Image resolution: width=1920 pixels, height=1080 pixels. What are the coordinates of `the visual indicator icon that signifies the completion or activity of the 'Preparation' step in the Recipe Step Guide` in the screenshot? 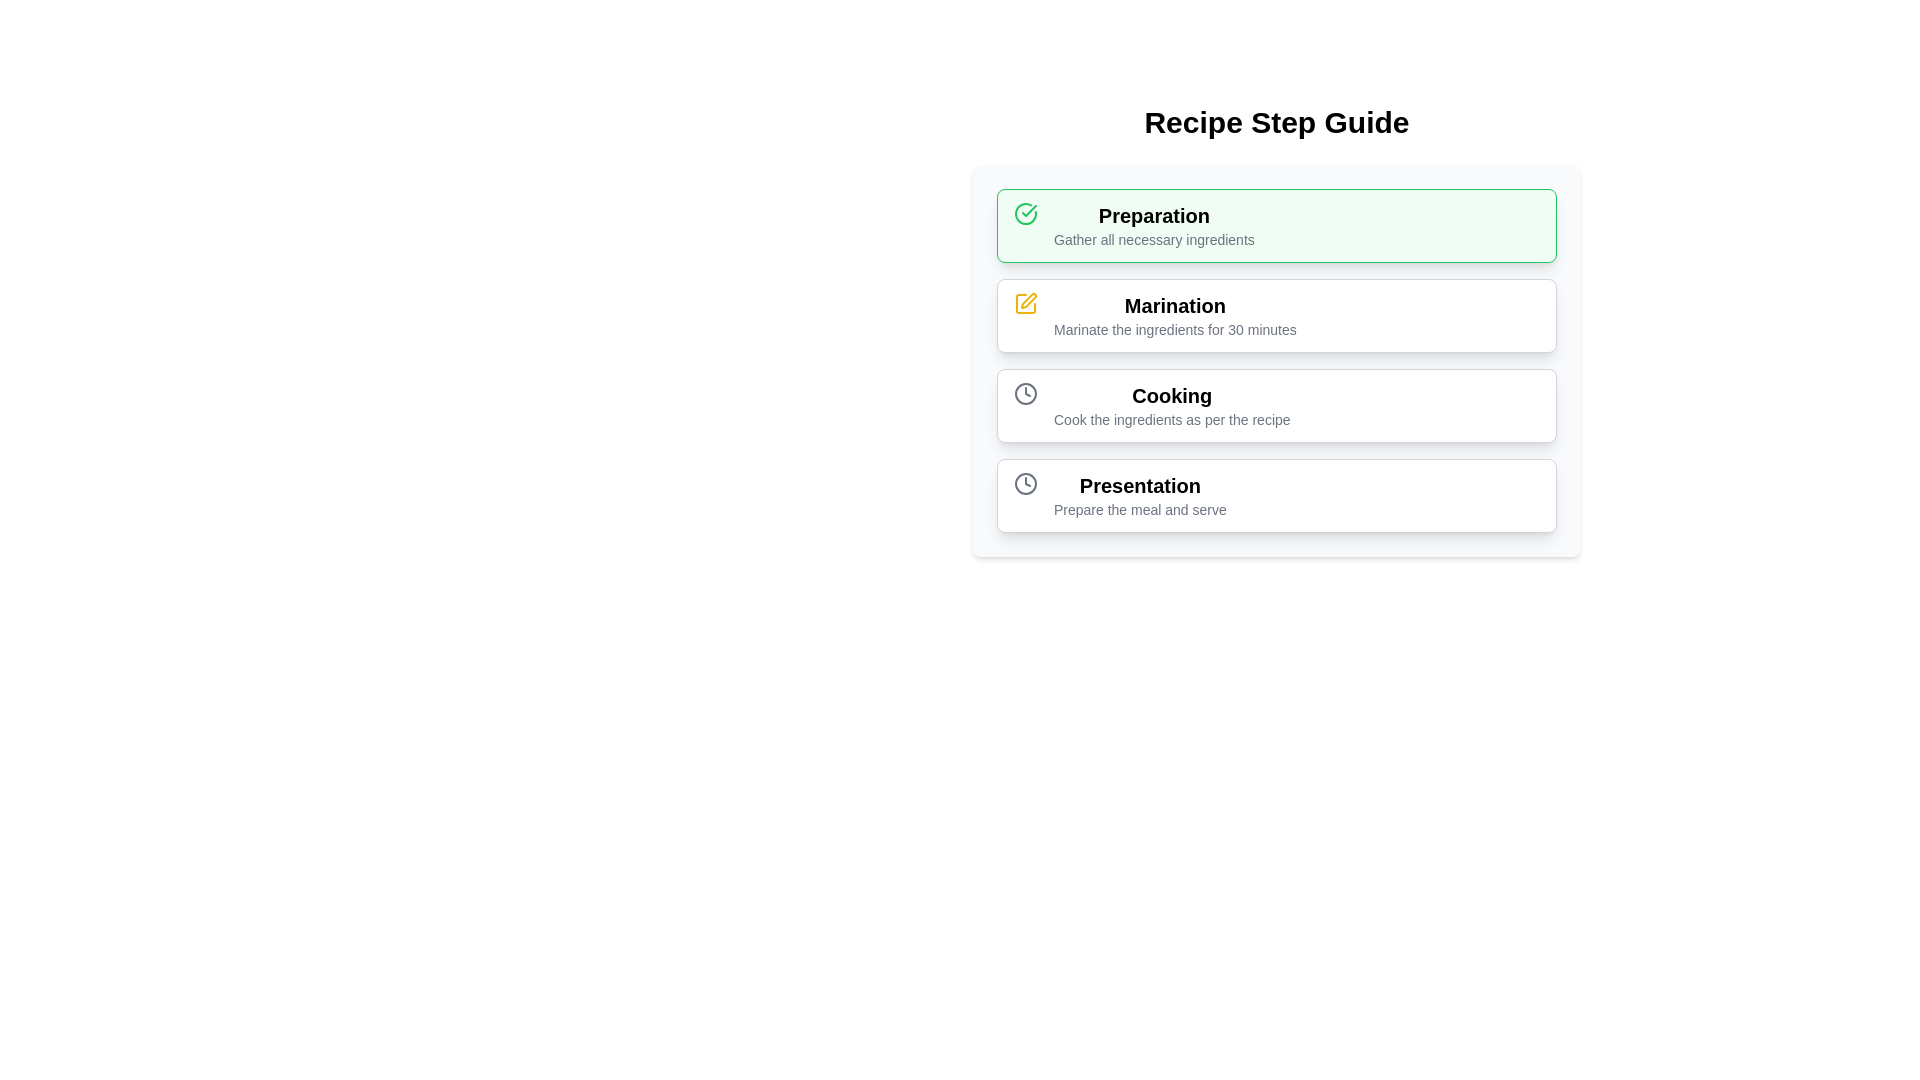 It's located at (1026, 213).